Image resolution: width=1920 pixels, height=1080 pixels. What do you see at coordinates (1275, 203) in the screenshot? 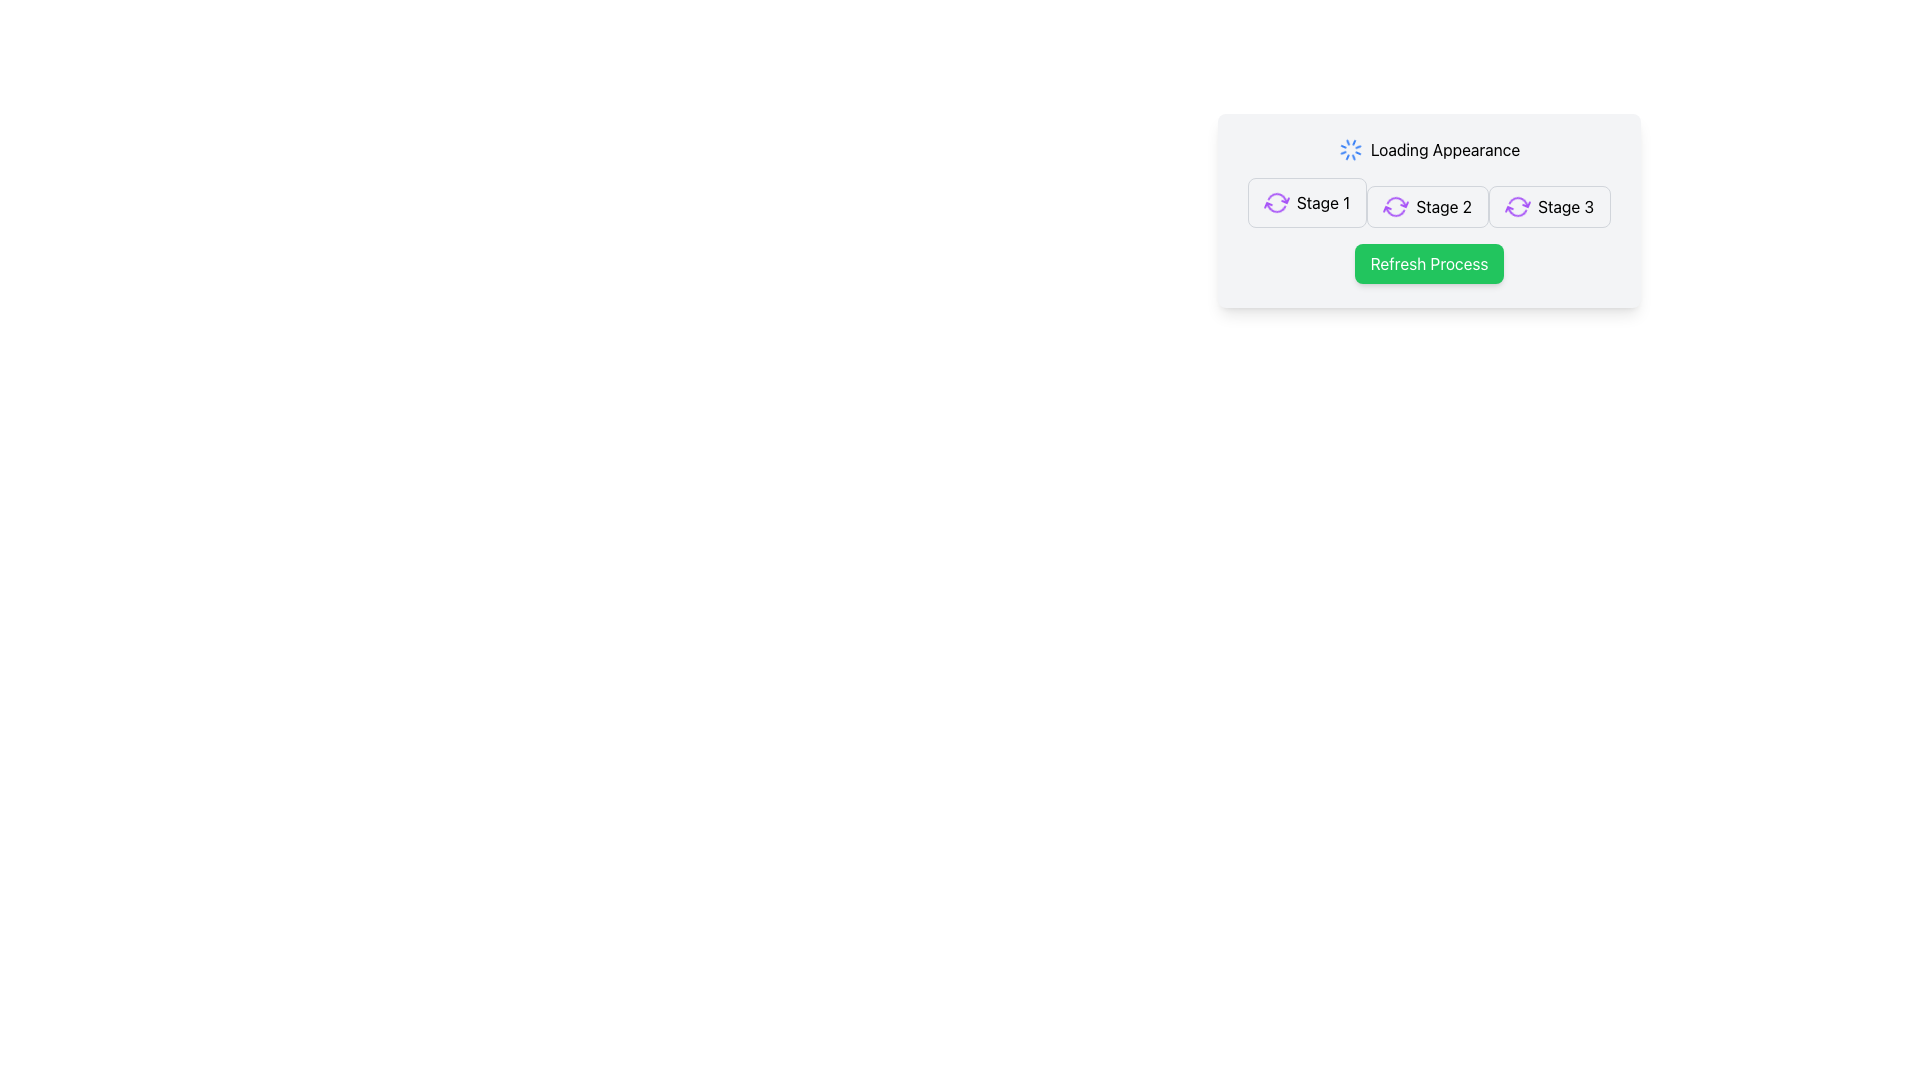
I see `the animated refresh icon located to the far left of the 'Stage 1' label in the upper-right section of the interface` at bounding box center [1275, 203].